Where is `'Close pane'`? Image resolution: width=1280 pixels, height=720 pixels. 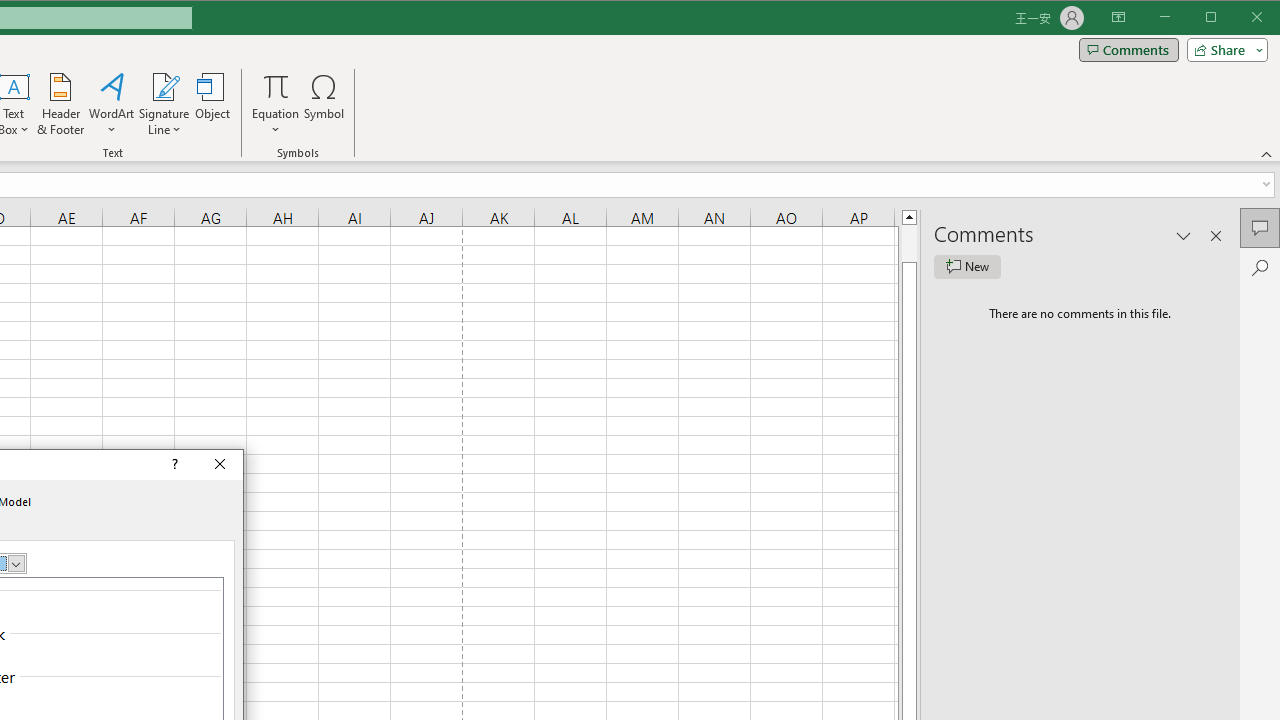 'Close pane' is located at coordinates (1215, 234).